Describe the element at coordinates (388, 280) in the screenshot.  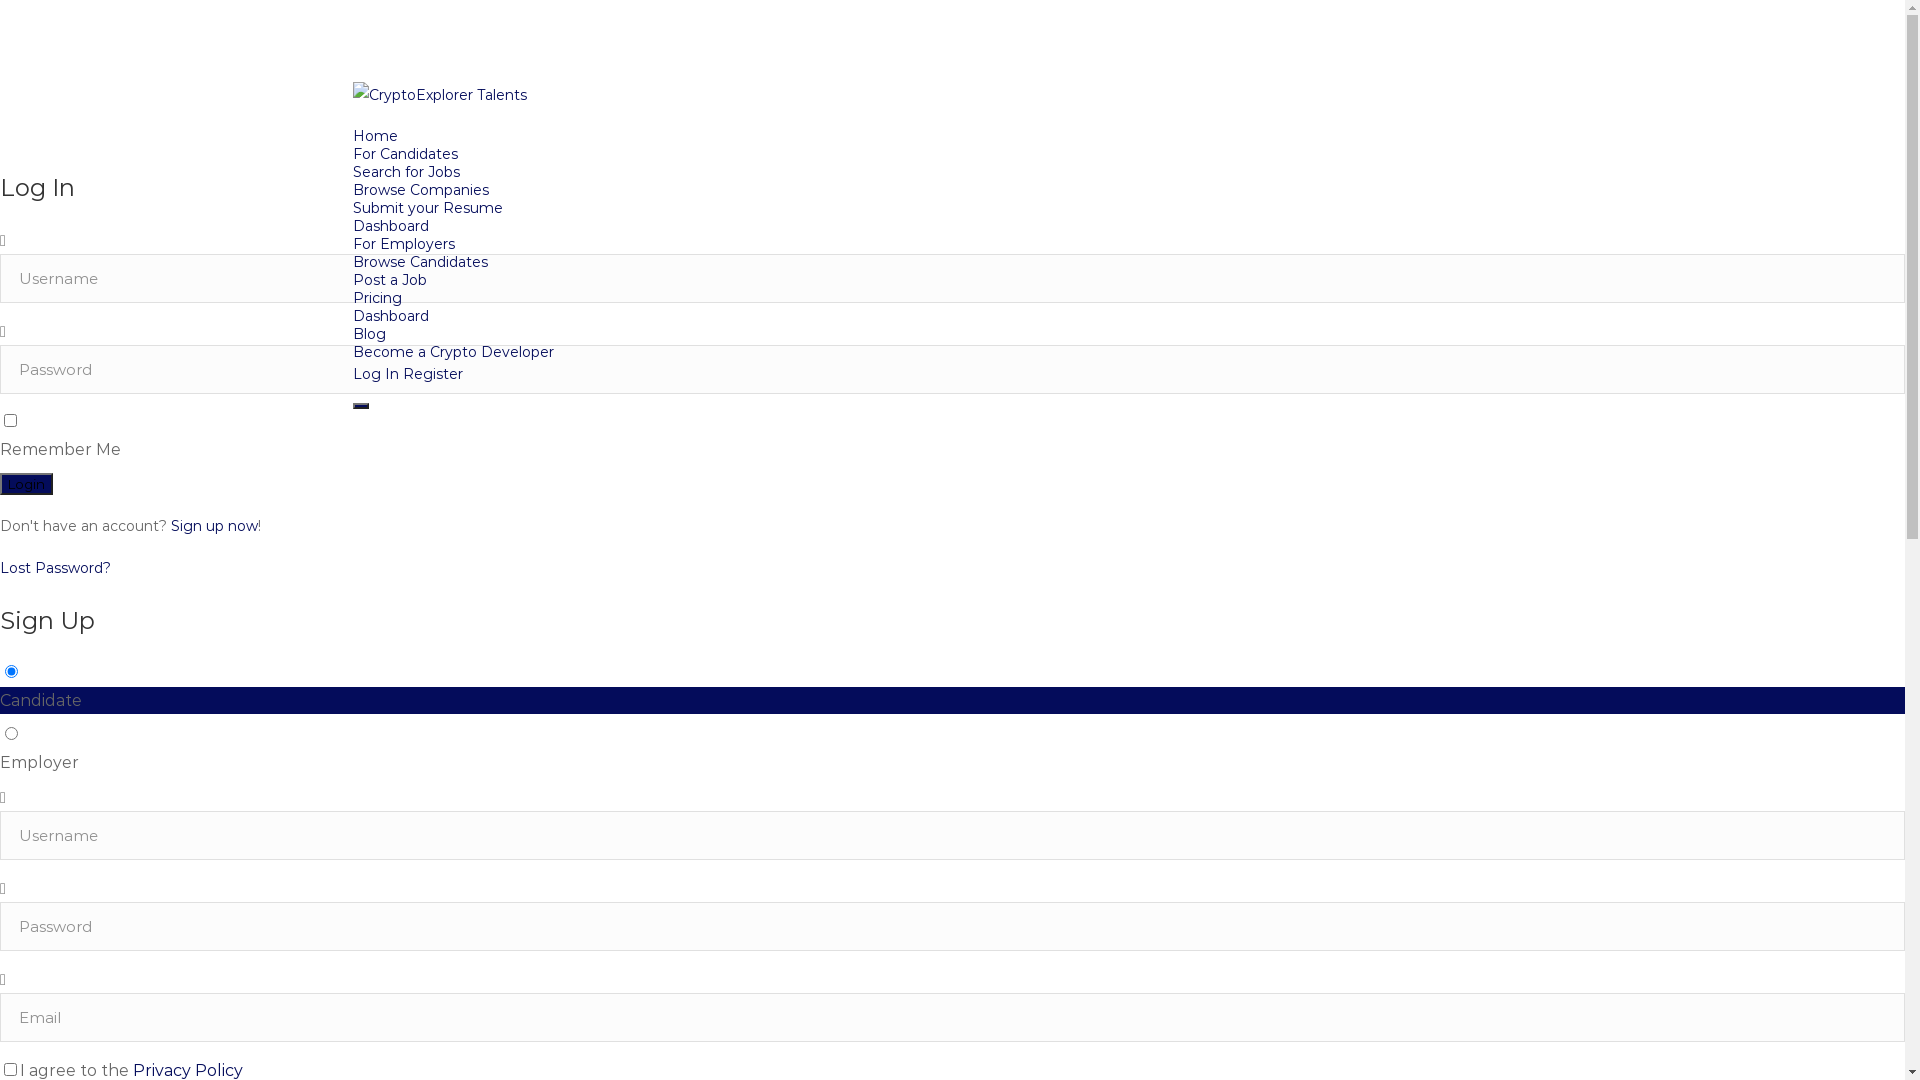
I see `'Post a Job'` at that location.